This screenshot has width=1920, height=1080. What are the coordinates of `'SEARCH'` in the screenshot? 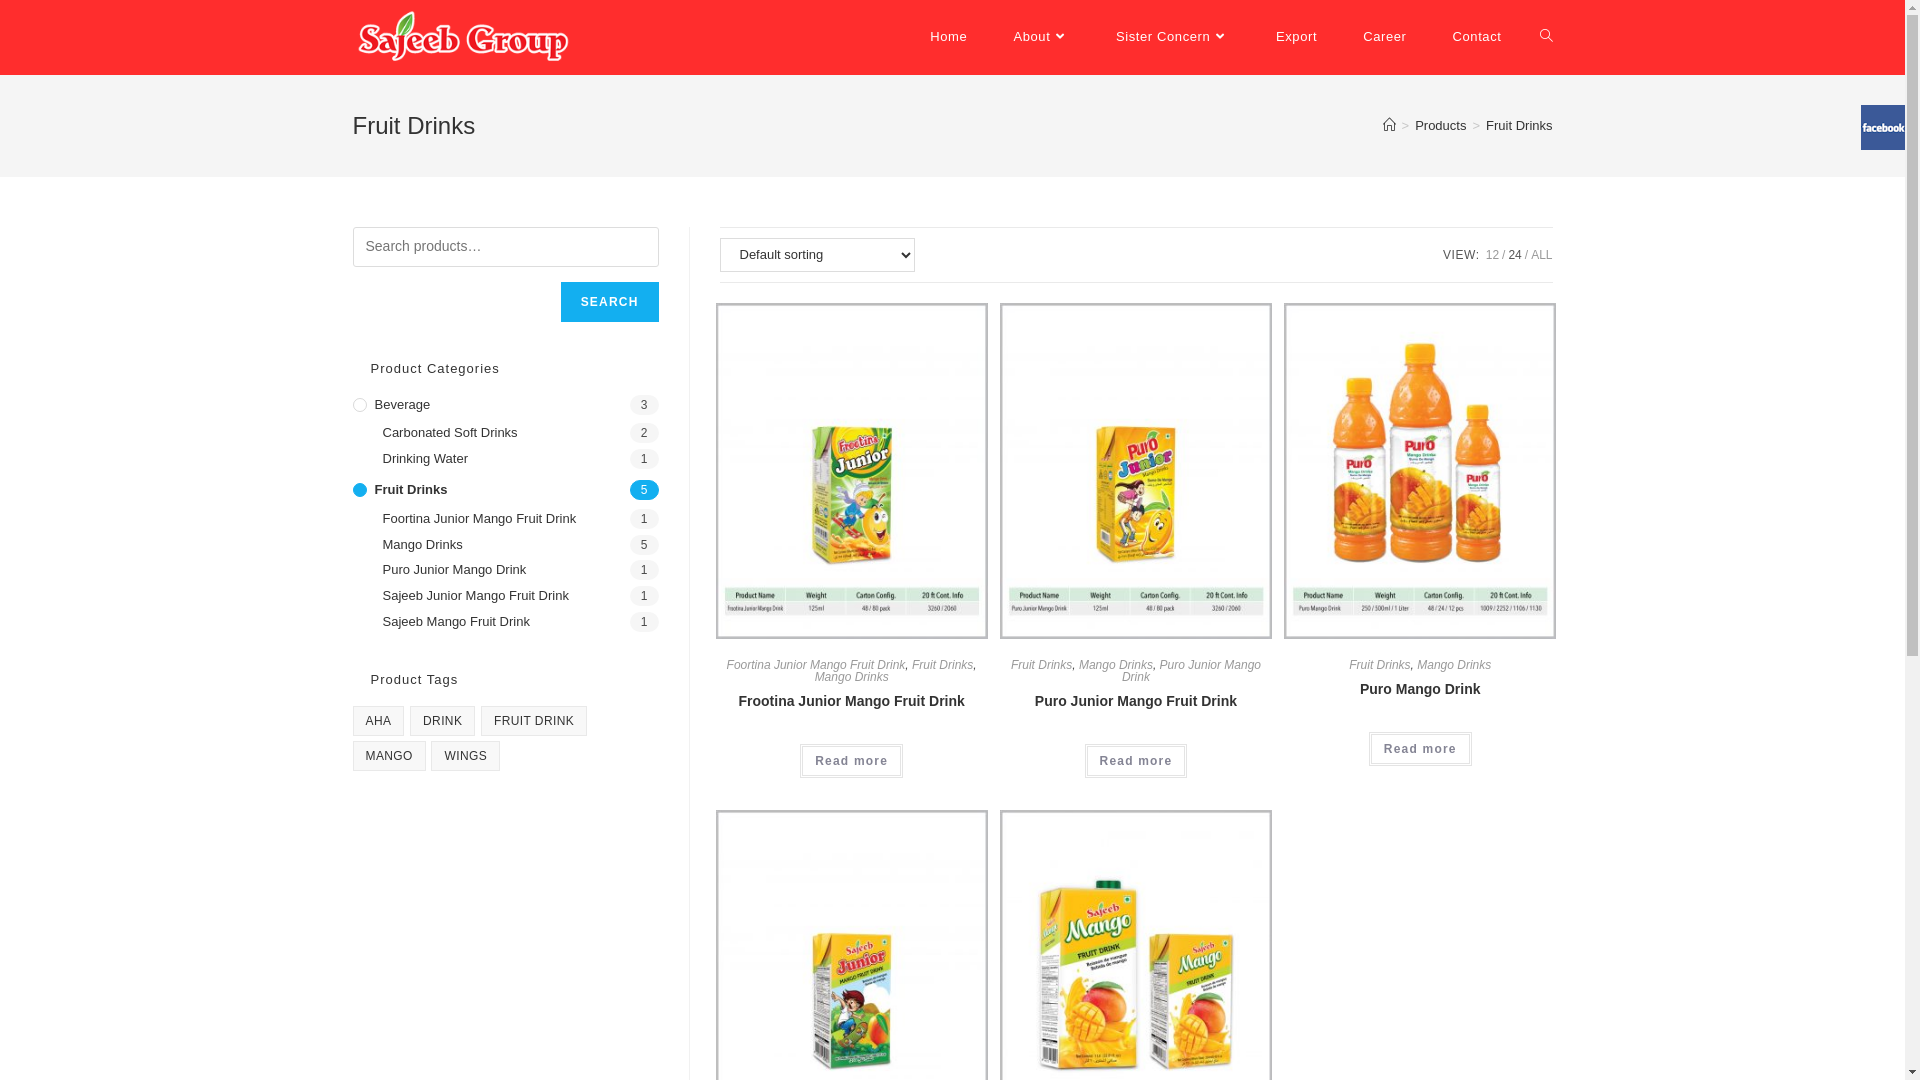 It's located at (560, 301).